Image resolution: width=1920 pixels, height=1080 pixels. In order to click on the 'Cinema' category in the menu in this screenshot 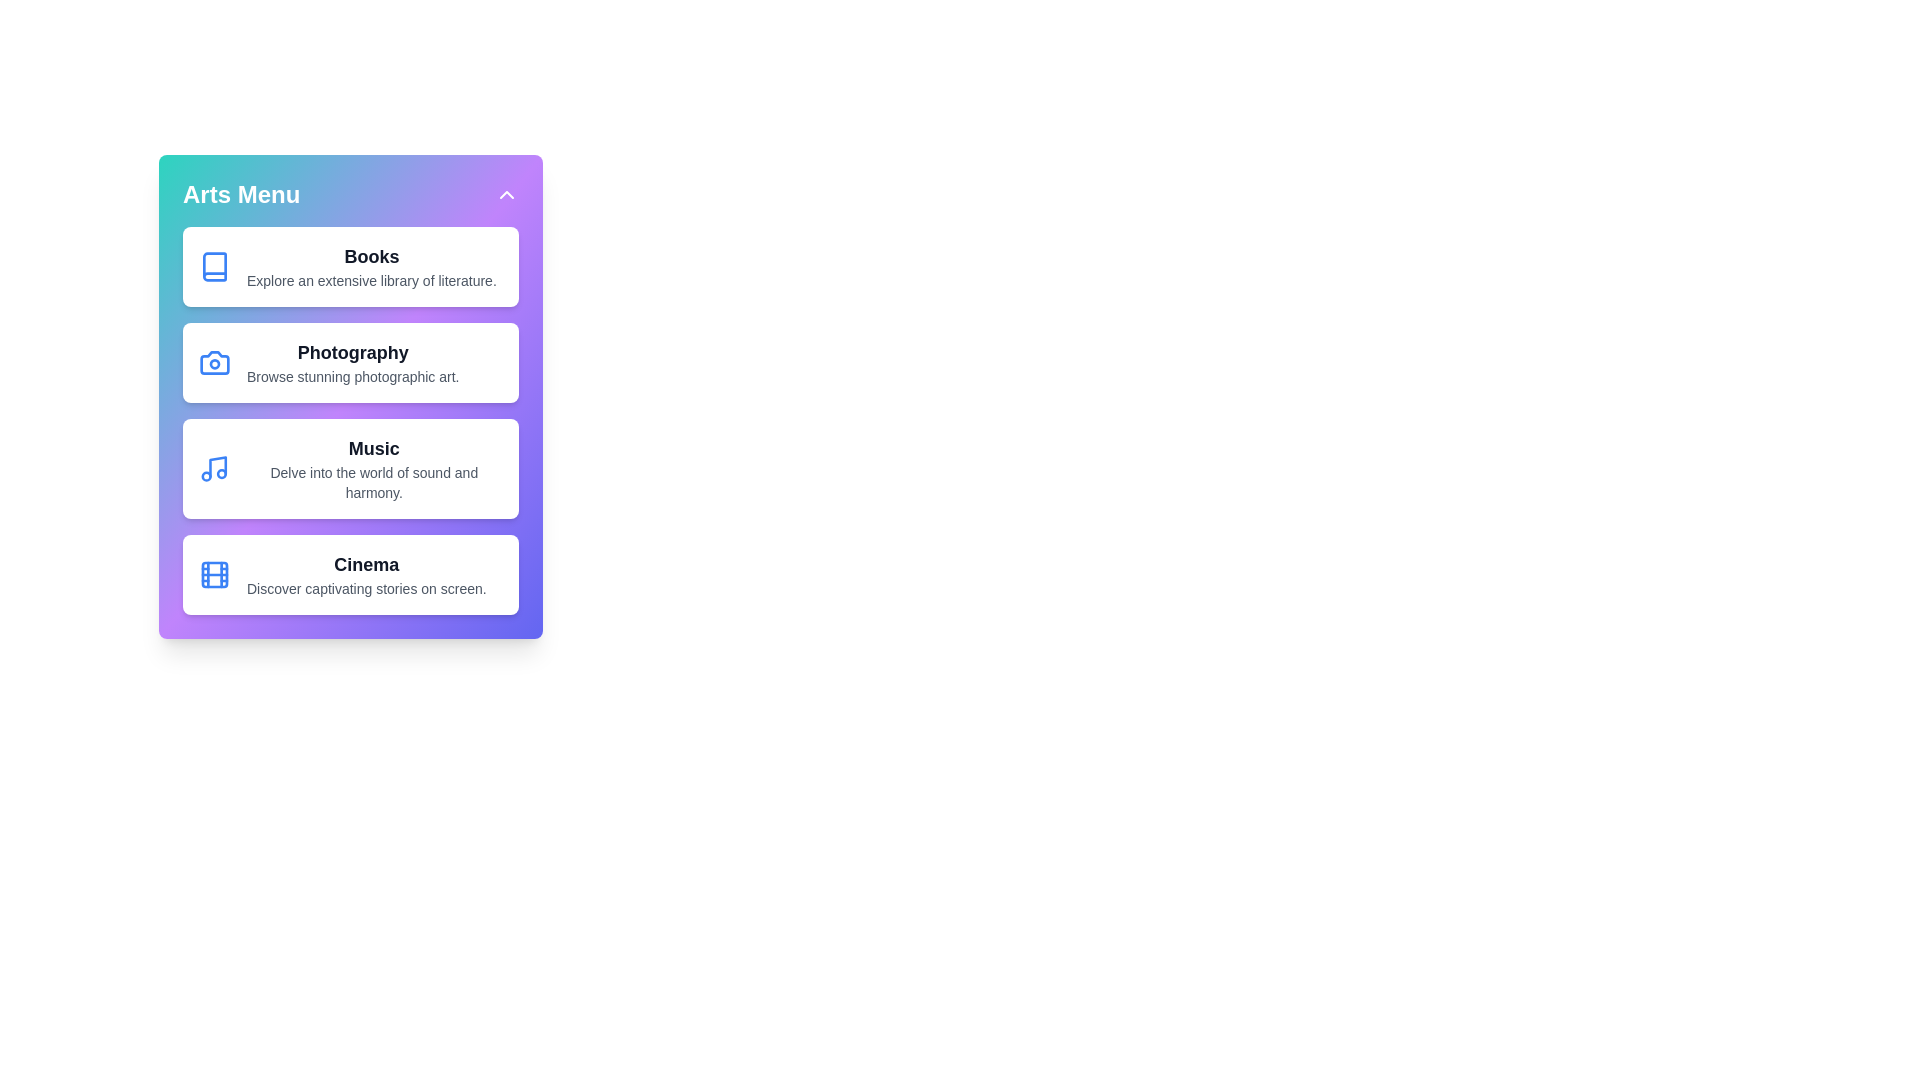, I will do `click(350, 574)`.